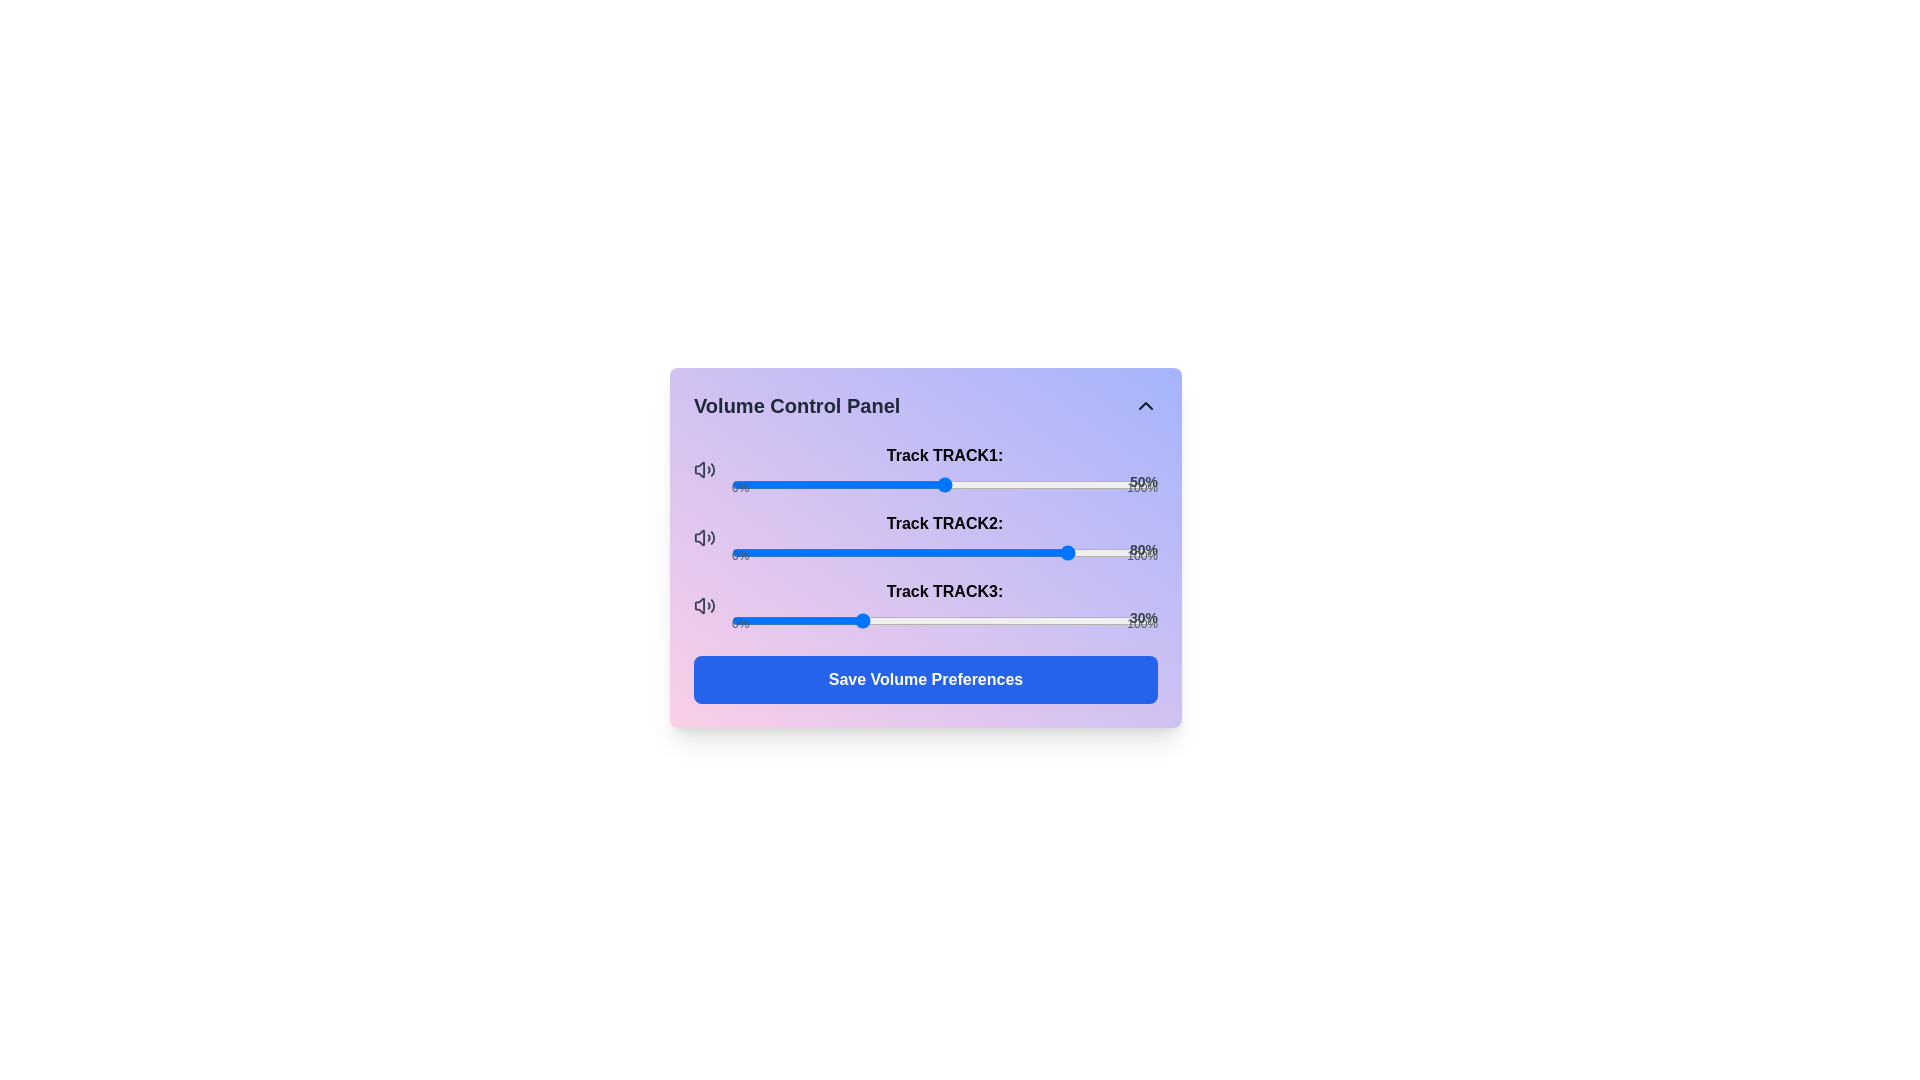 The image size is (1920, 1080). Describe the element at coordinates (944, 483) in the screenshot. I see `the slider knob for 'Track TRACK1' in the Volume Control Panel` at that location.